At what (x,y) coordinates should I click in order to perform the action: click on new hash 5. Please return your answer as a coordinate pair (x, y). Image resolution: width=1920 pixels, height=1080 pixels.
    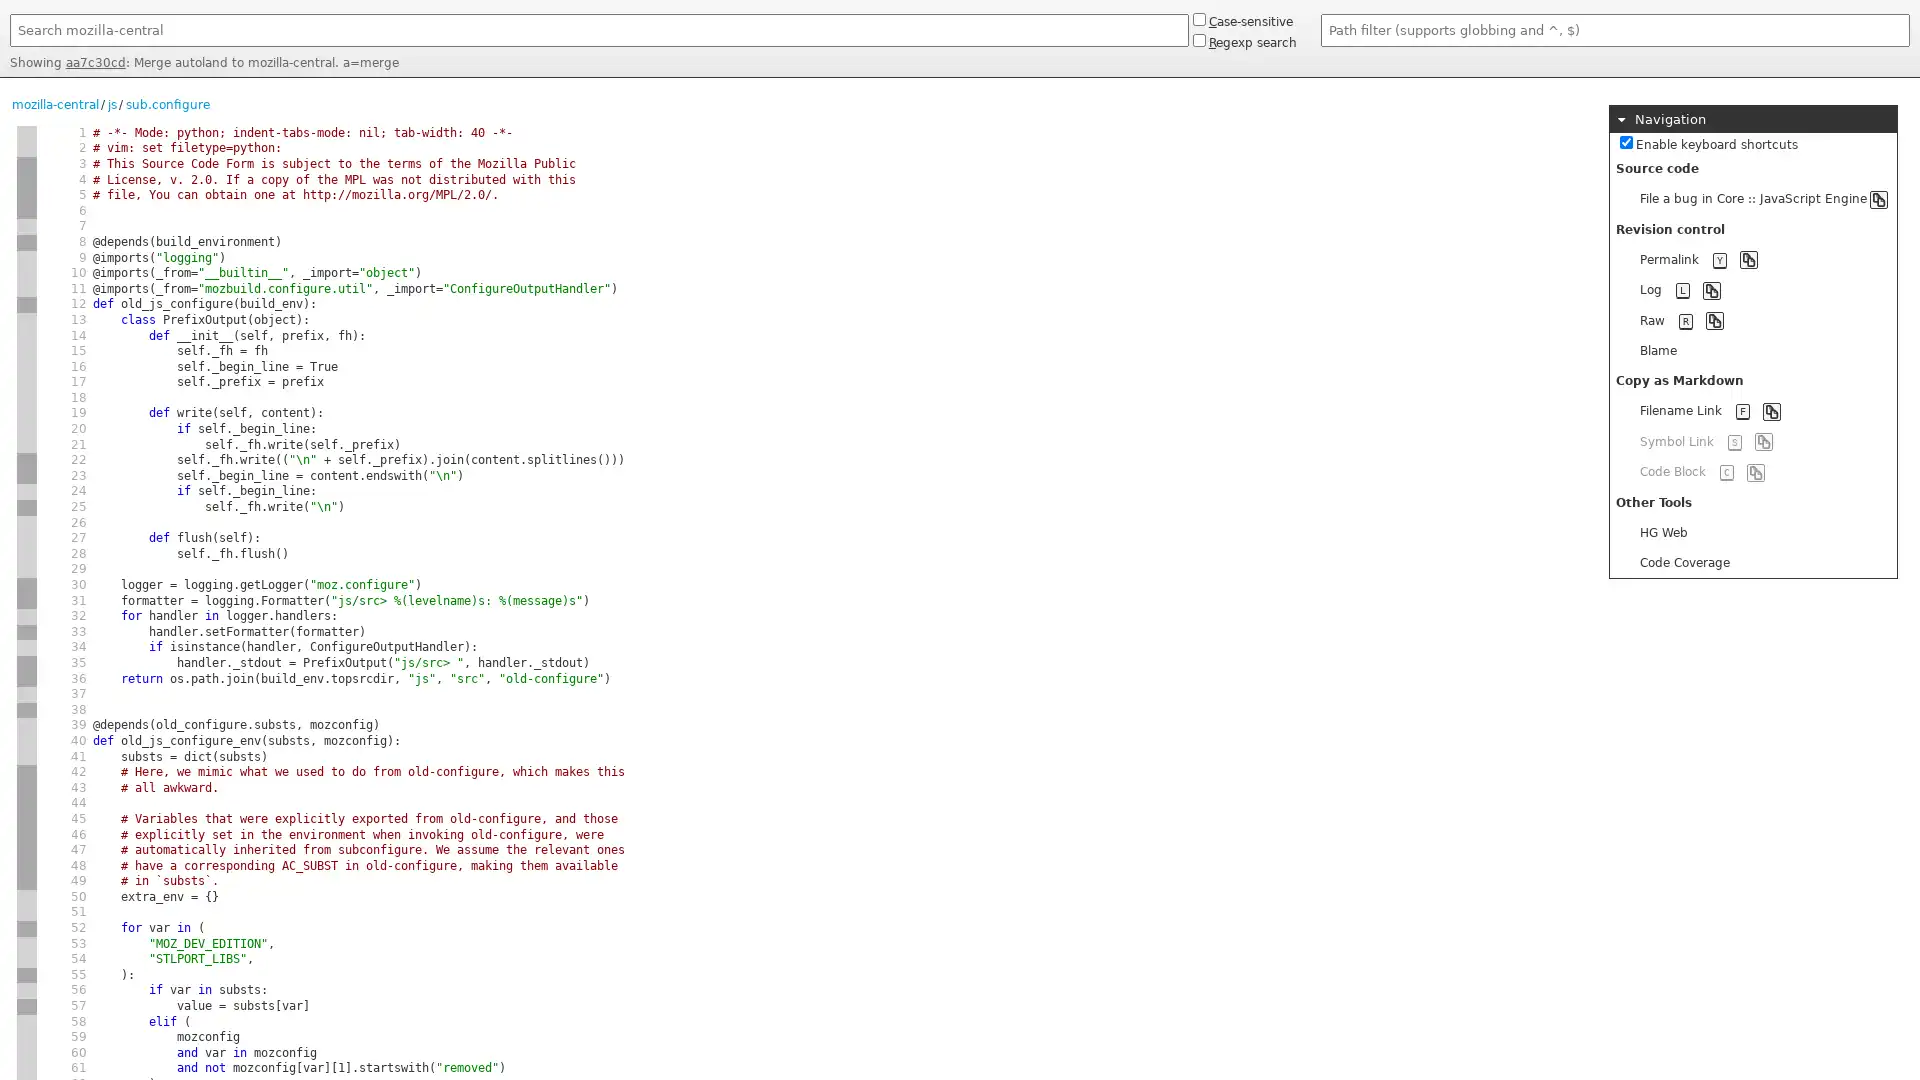
    Looking at the image, I should click on (27, 896).